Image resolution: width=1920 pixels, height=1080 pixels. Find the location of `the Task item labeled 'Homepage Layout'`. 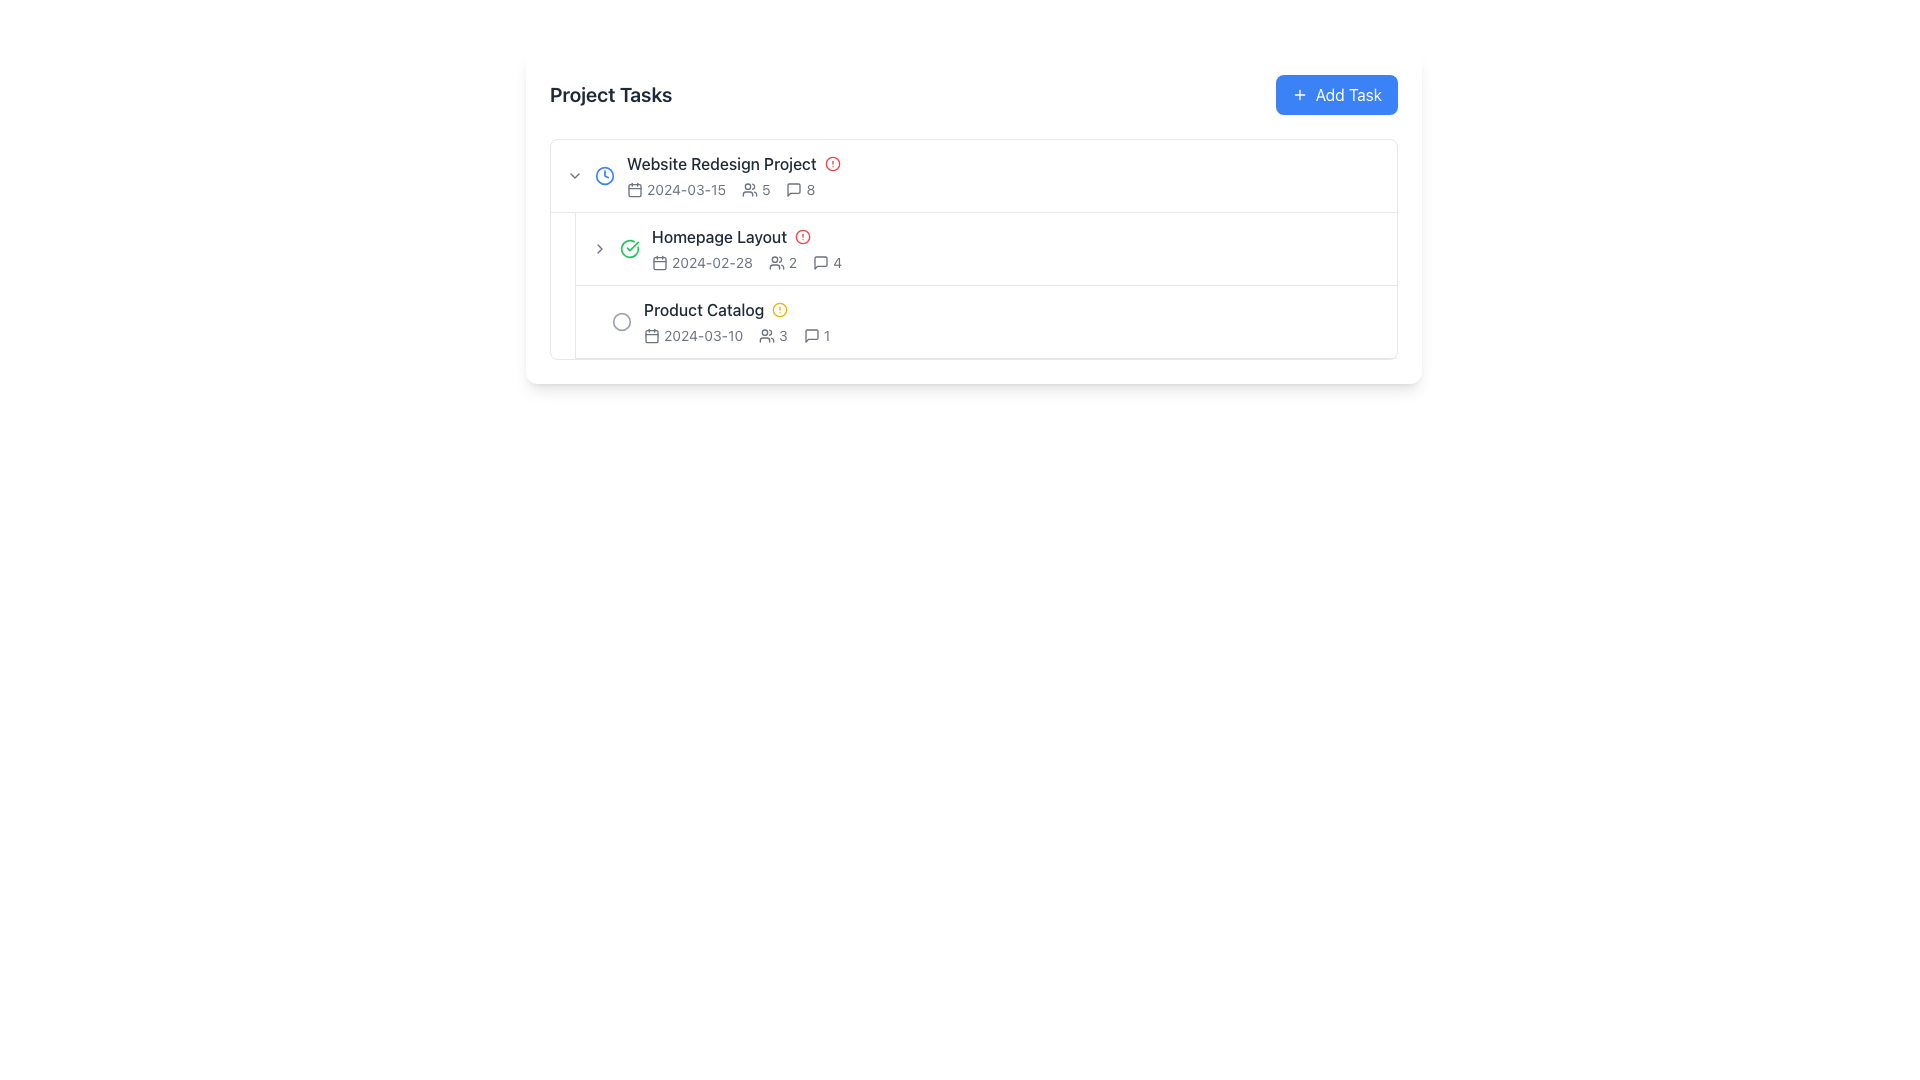

the Task item labeled 'Homepage Layout' is located at coordinates (985, 285).